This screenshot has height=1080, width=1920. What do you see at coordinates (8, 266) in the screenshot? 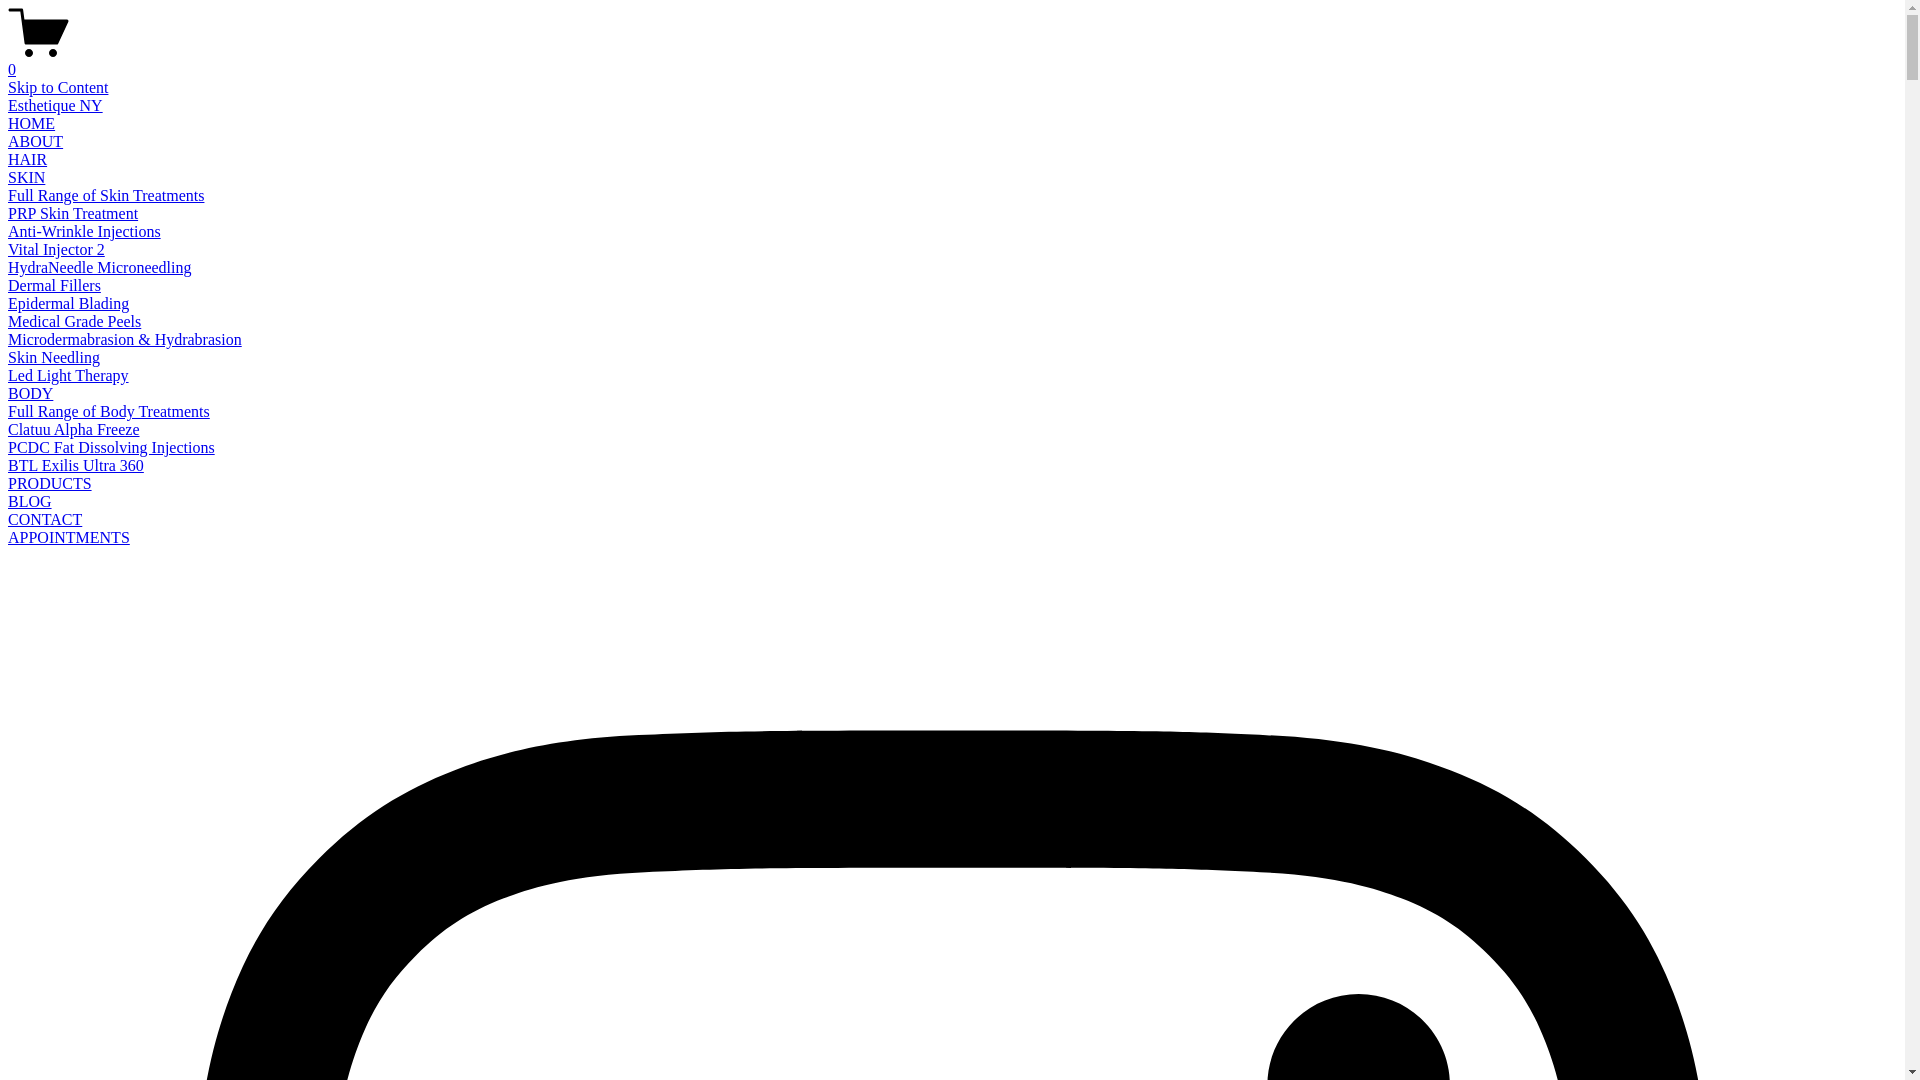
I see `'HydraNeedle Microneedling'` at bounding box center [8, 266].